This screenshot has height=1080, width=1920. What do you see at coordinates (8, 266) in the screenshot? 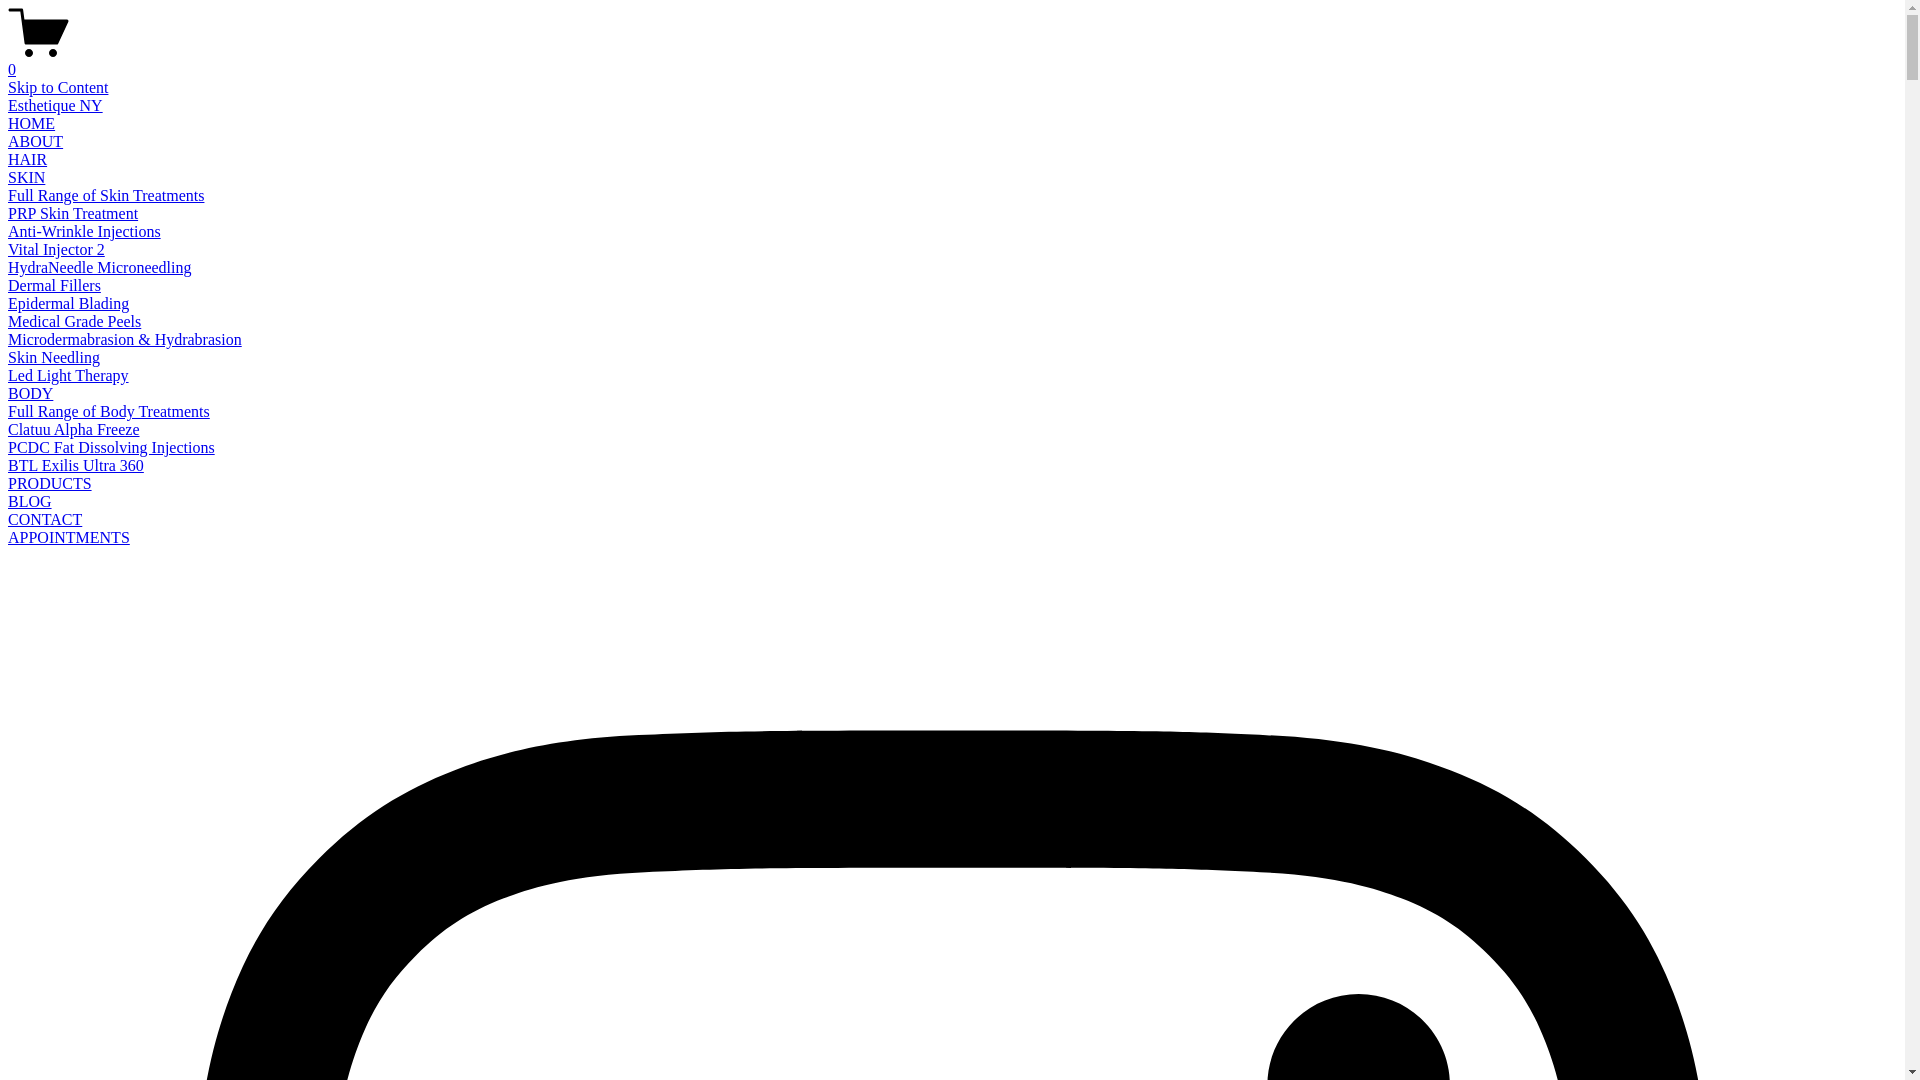
I see `'HydraNeedle Microneedling'` at bounding box center [8, 266].